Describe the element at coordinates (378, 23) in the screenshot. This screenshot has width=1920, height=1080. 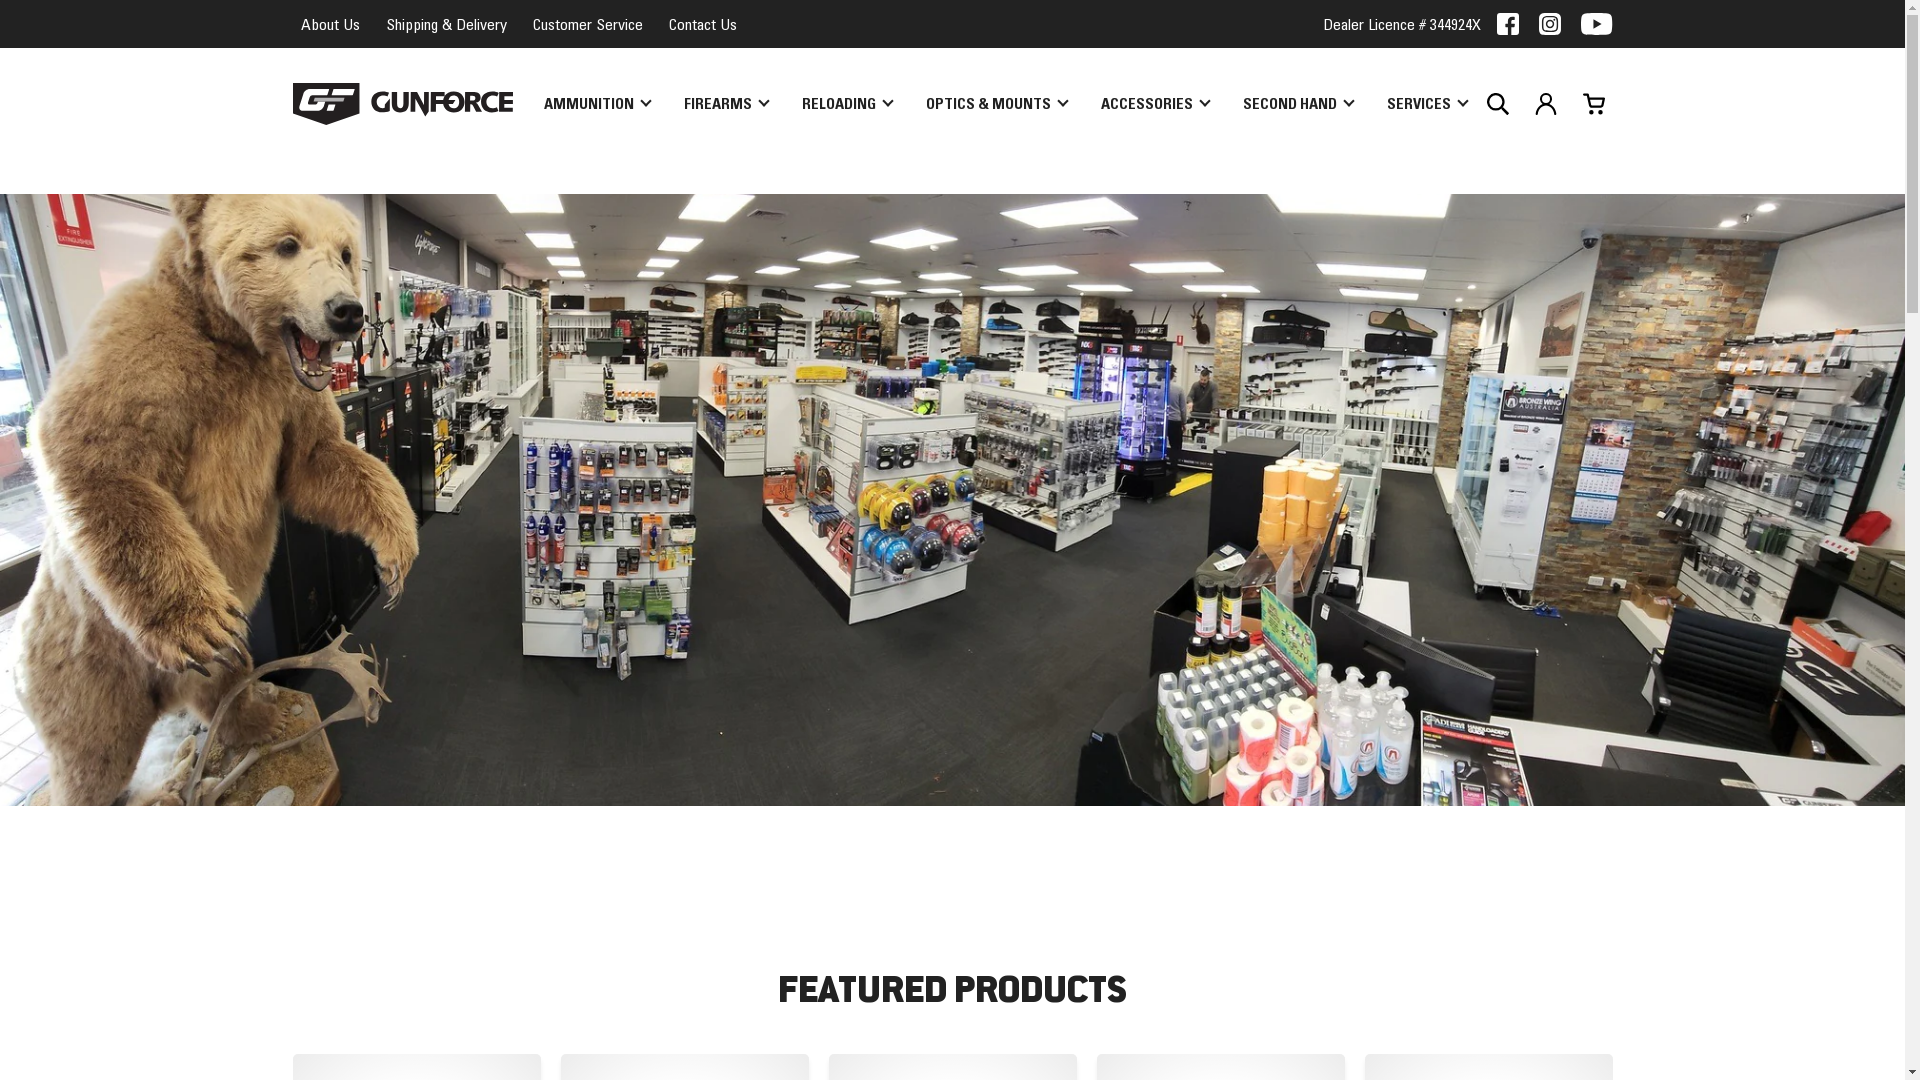
I see `'Shipping & Delivery'` at that location.